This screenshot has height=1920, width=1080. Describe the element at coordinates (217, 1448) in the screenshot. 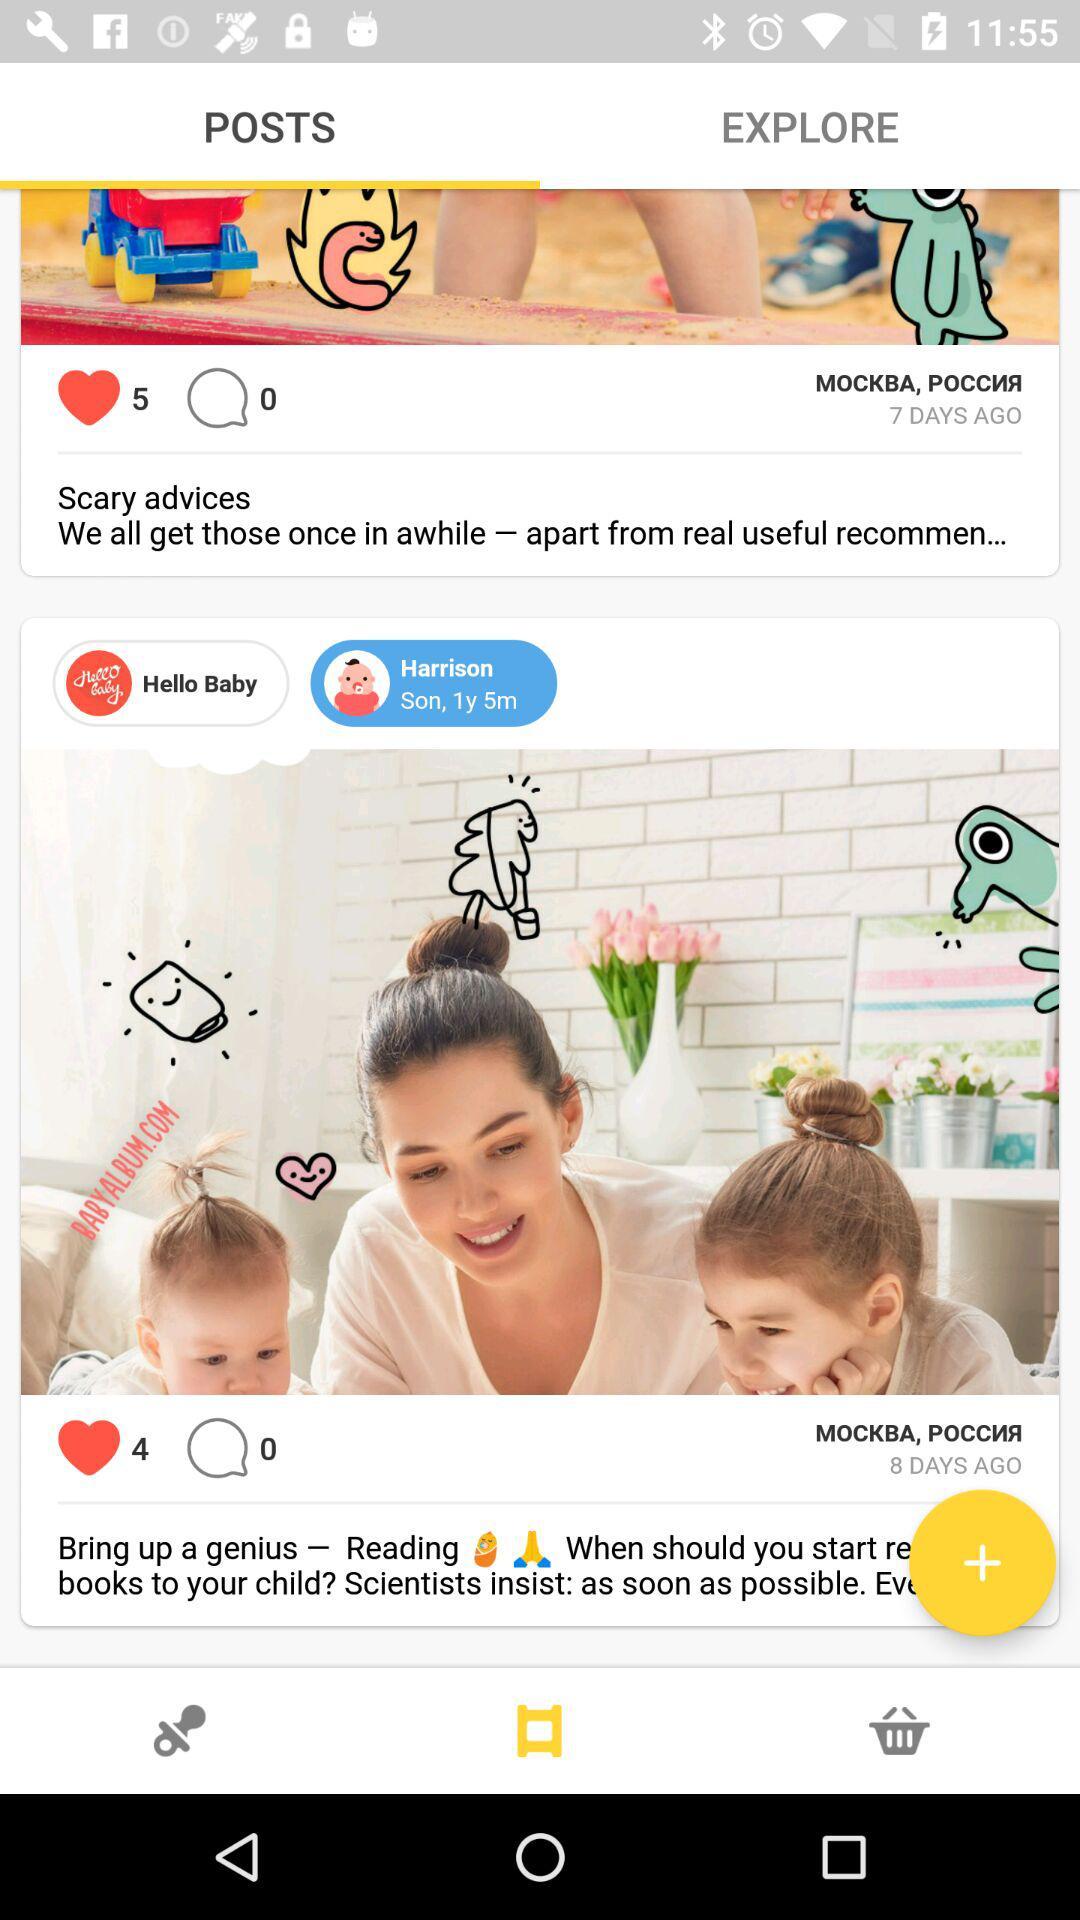

I see `make a comment` at that location.